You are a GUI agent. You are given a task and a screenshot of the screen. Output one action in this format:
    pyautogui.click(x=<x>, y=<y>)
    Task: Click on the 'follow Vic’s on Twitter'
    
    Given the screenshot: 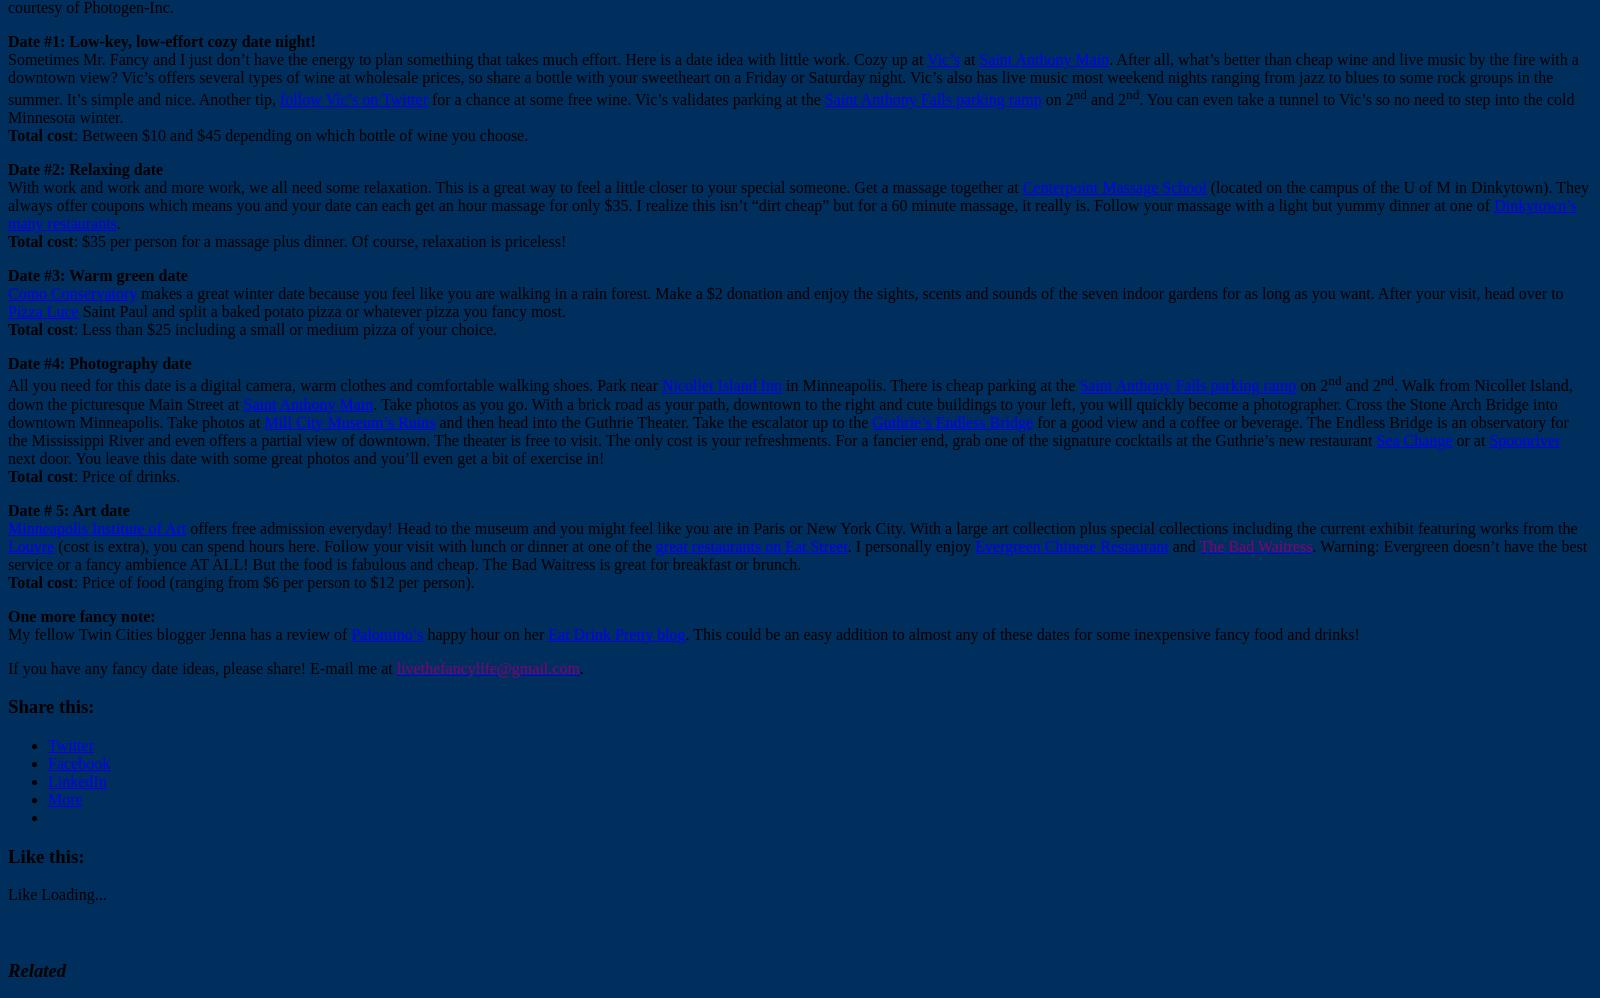 What is the action you would take?
    pyautogui.click(x=352, y=98)
    